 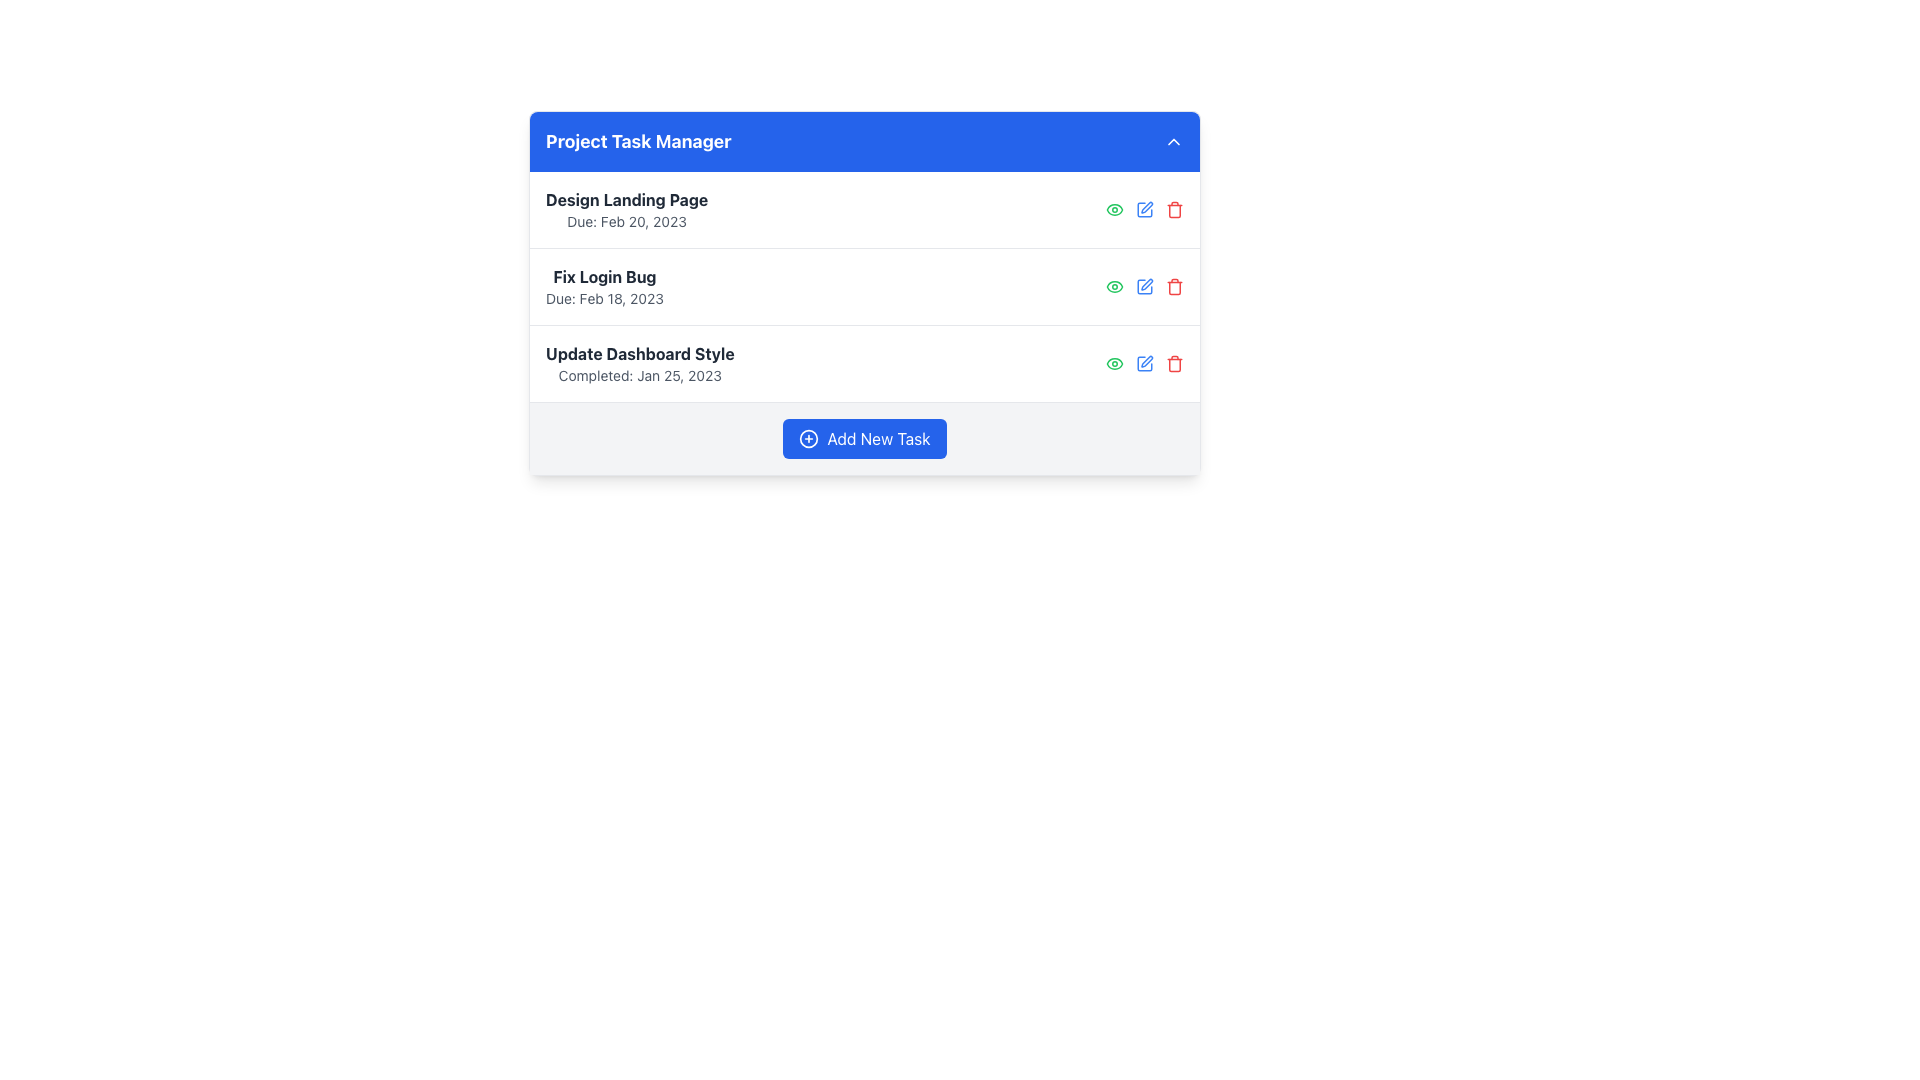 I want to click on to select the second item in the task list which provides an overview of a task, including its title and due date, so click(x=603, y=286).